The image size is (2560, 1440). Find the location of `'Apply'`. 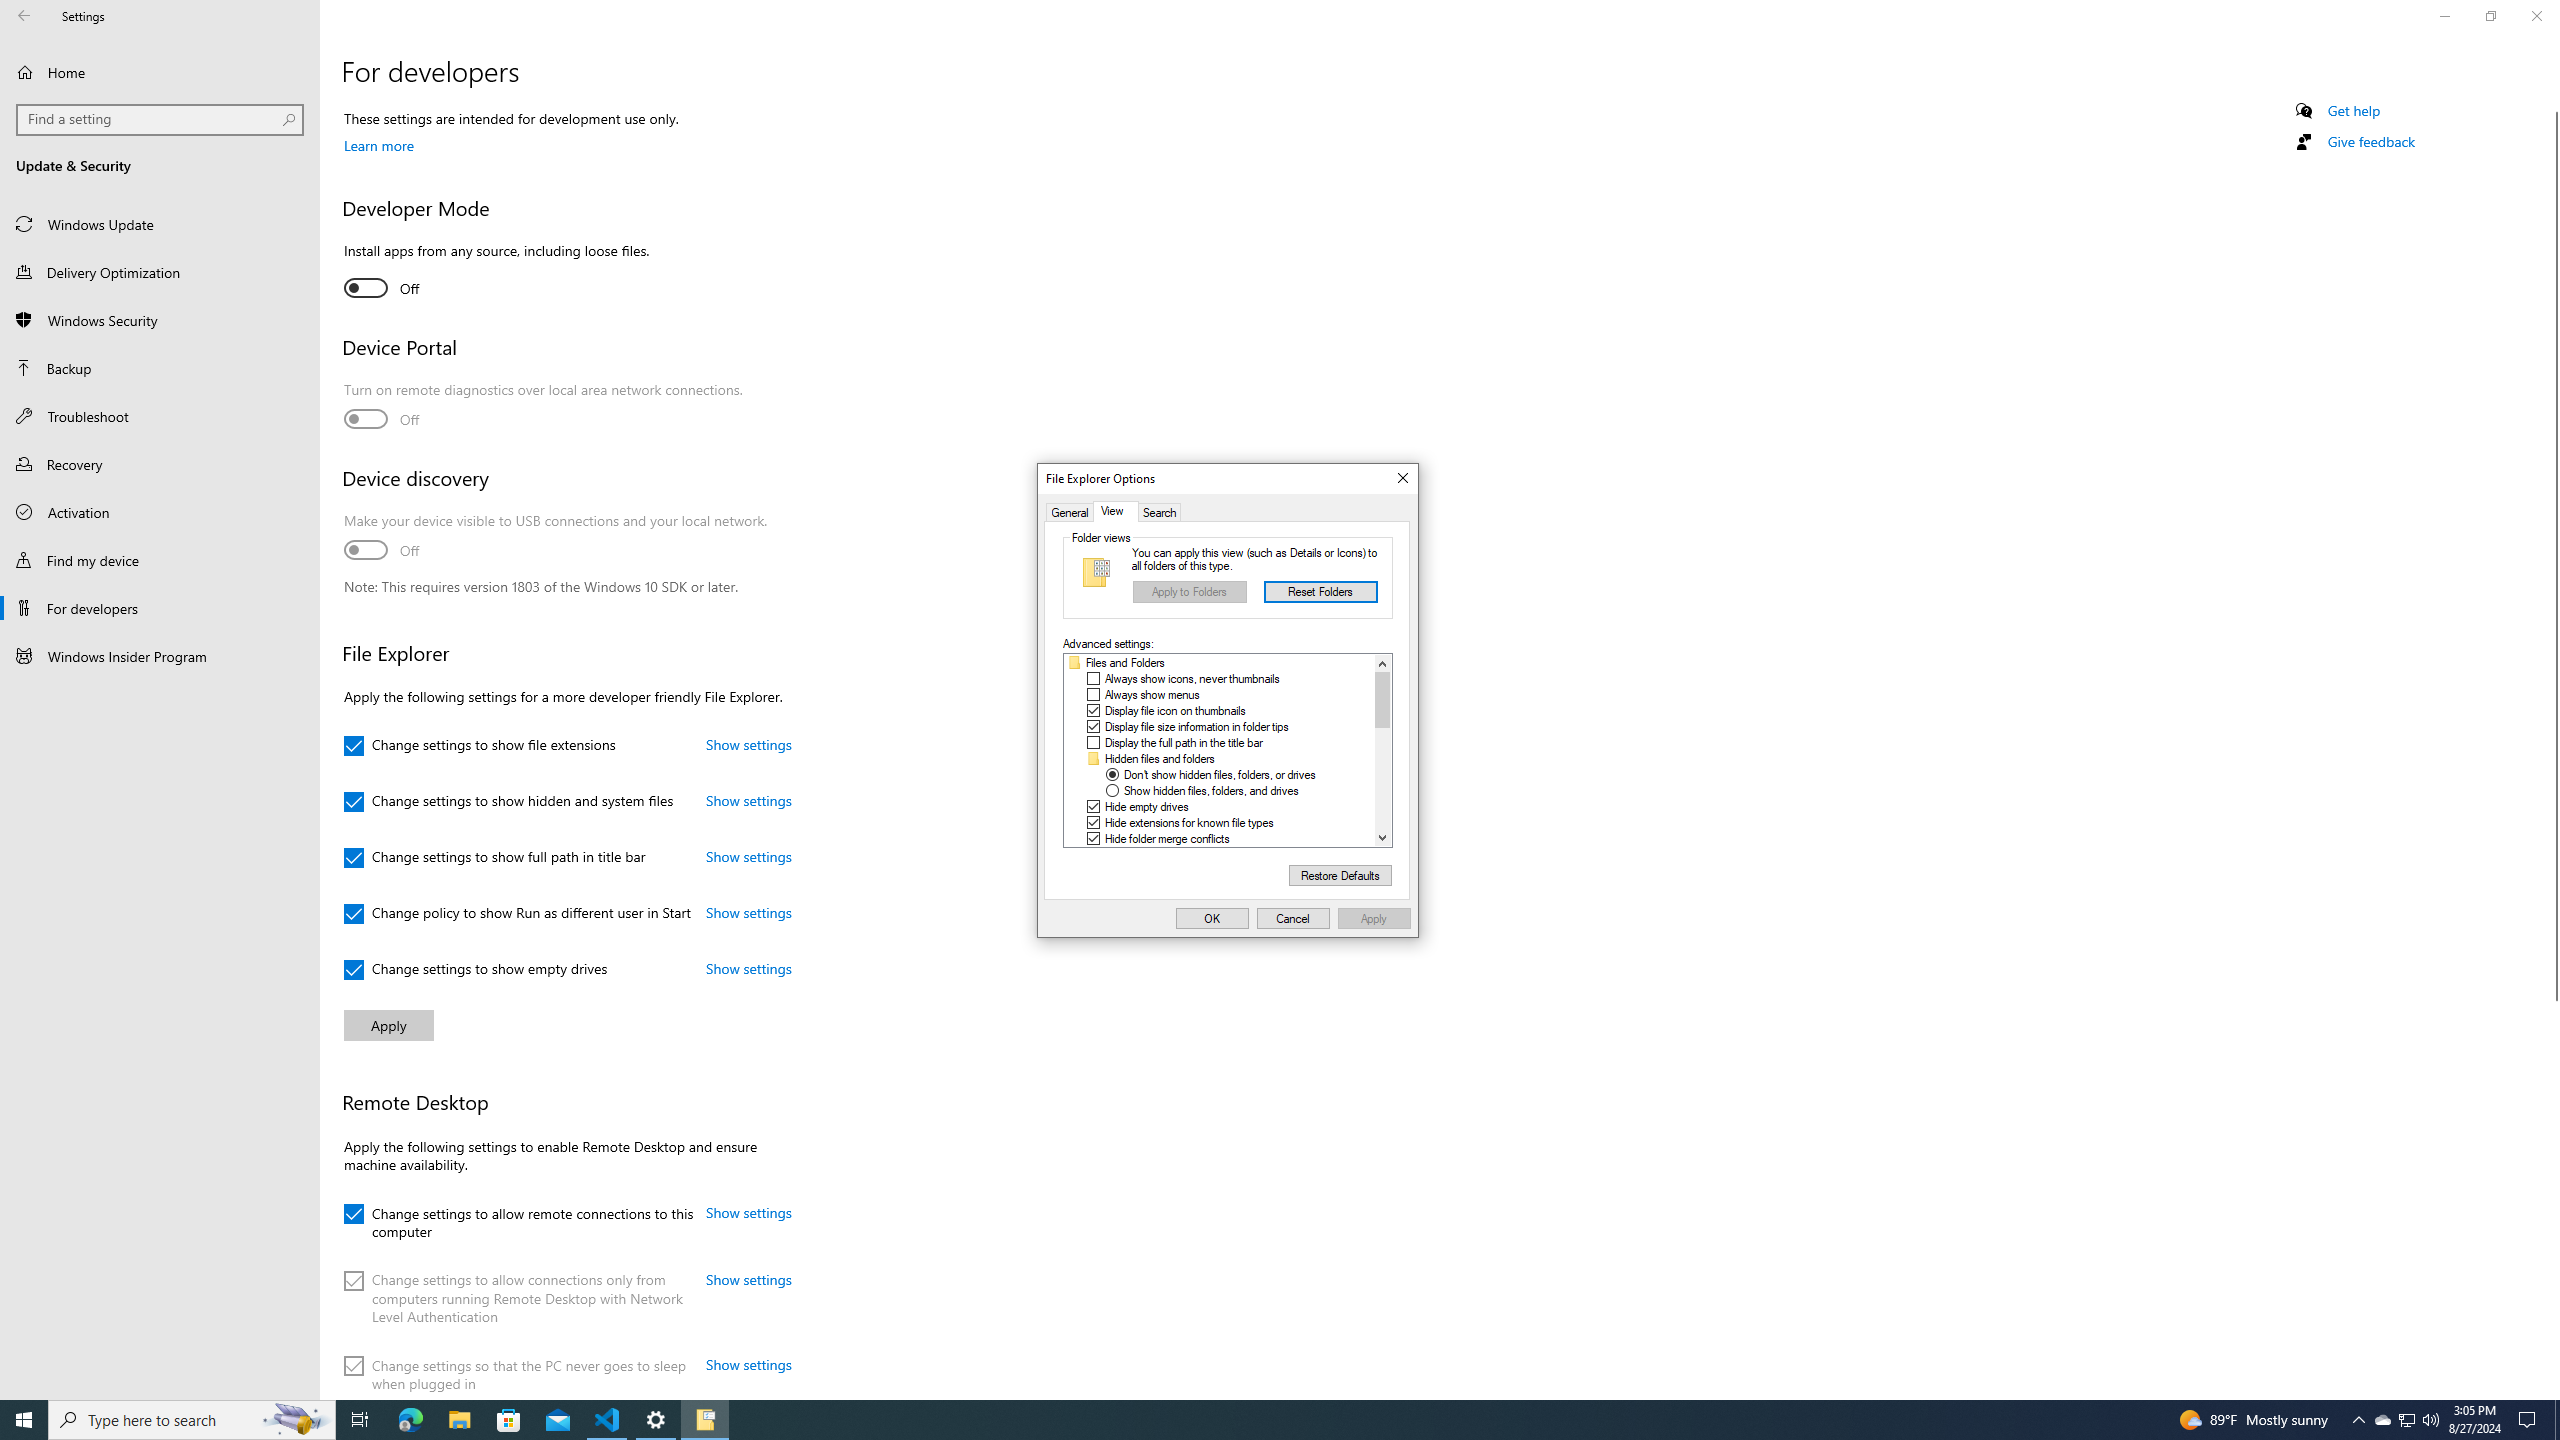

'Apply' is located at coordinates (1373, 918).